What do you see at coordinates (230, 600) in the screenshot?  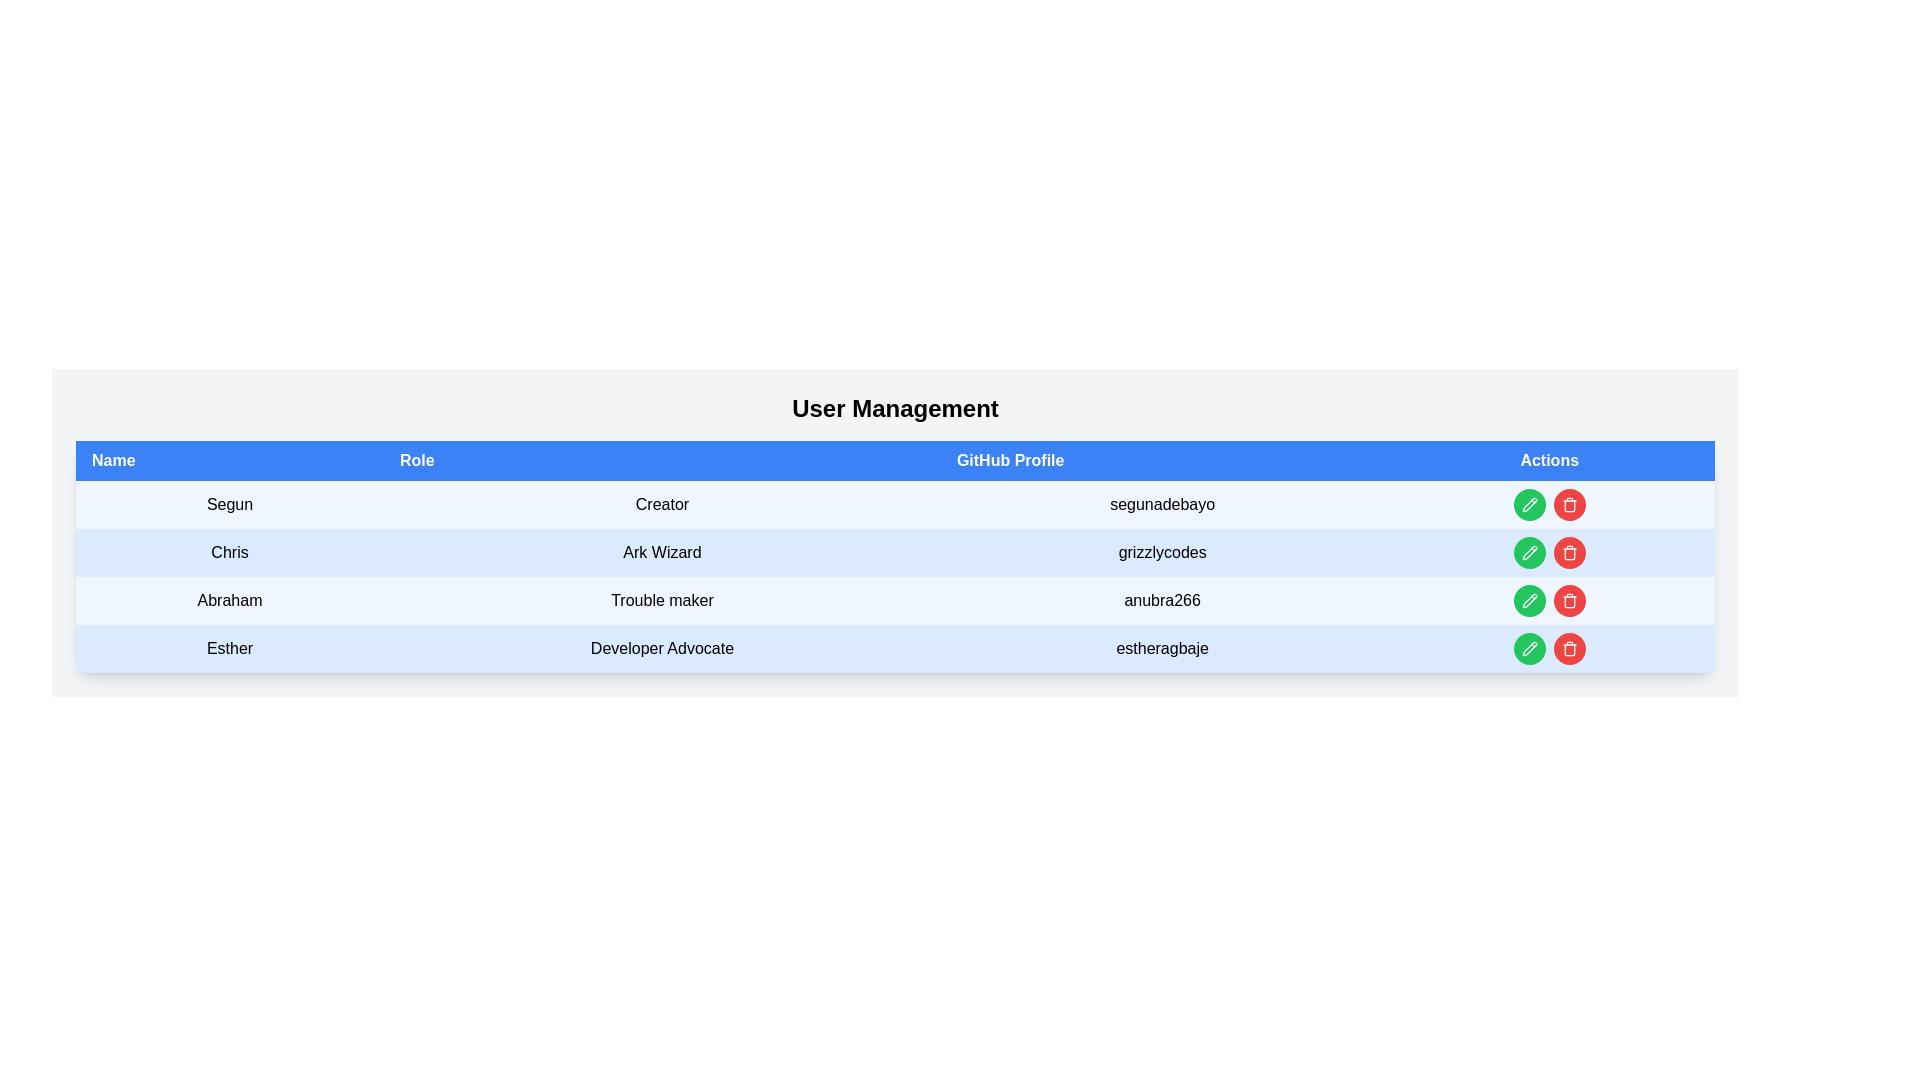 I see `the Label element displaying the name 'Abraham', which is the first cell in the third row of a user table under the 'Name' column` at bounding box center [230, 600].